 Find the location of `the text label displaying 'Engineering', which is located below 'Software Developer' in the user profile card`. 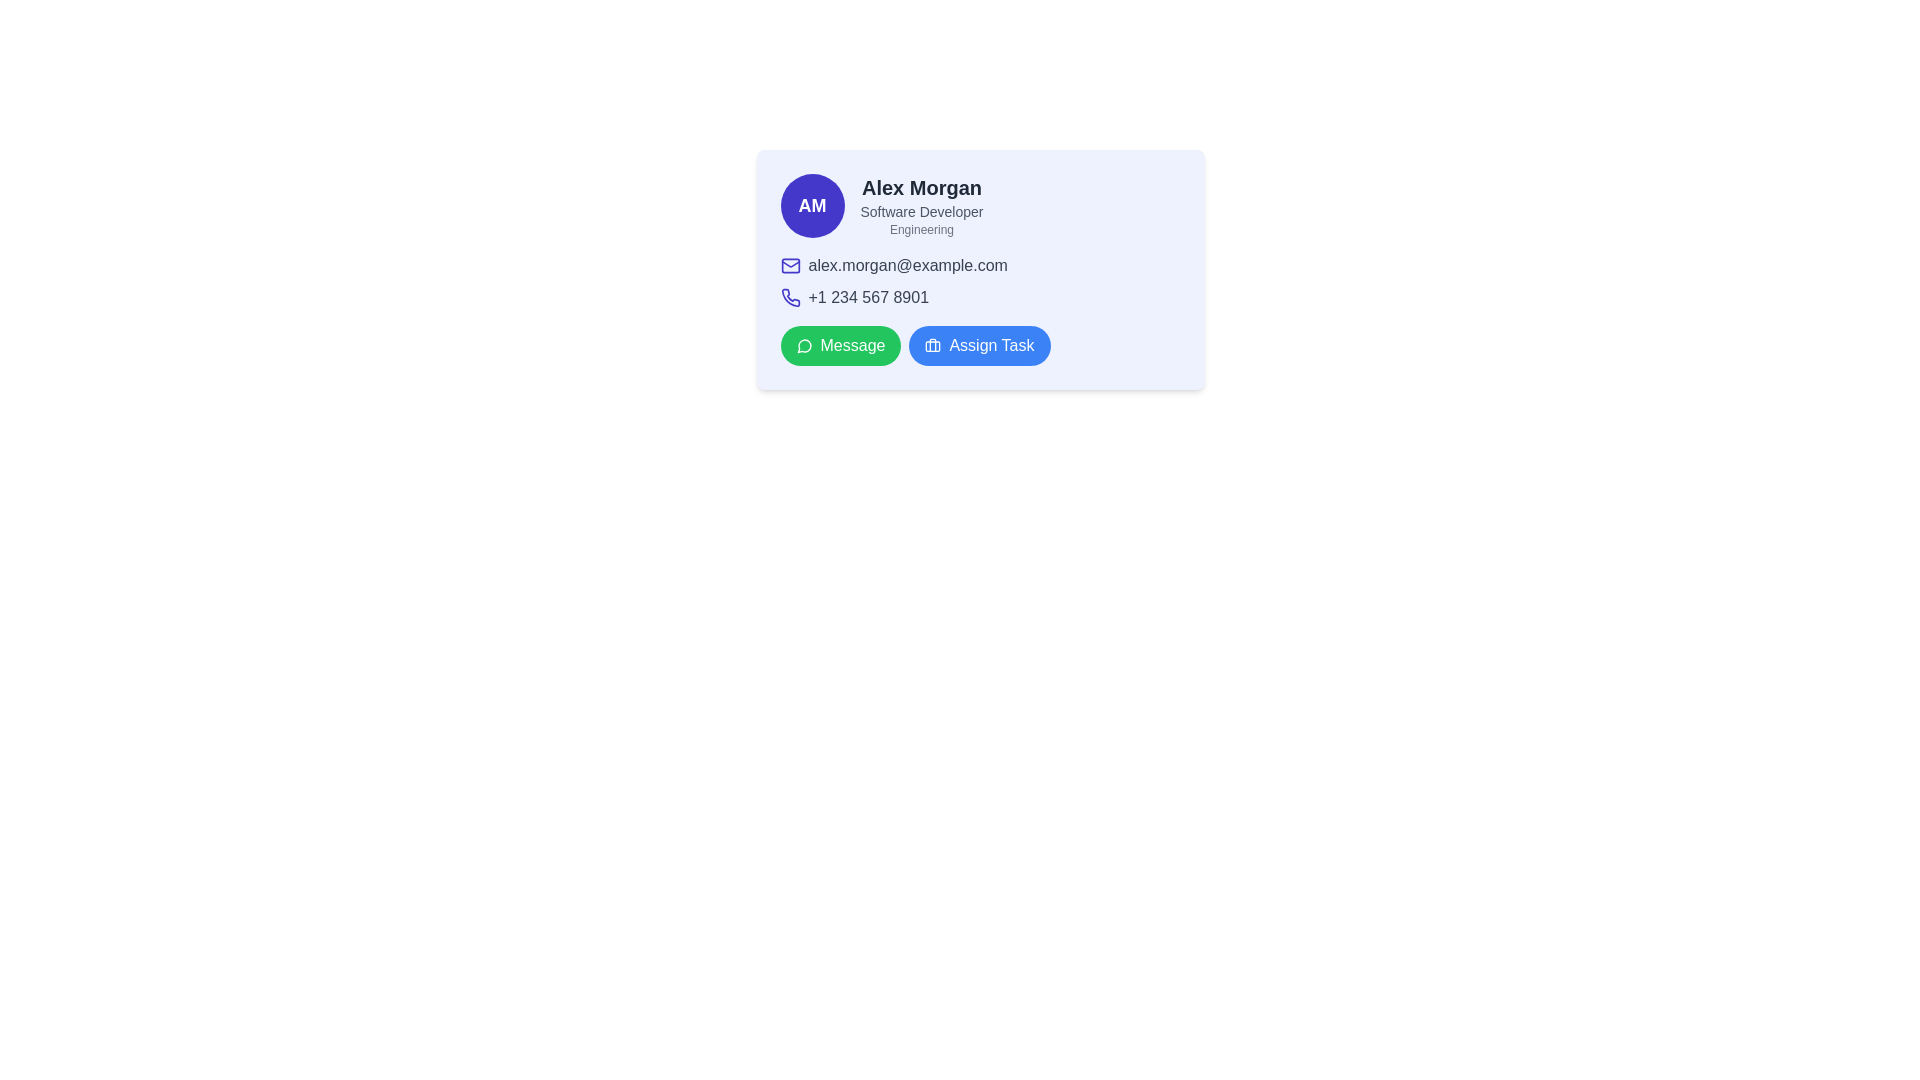

the text label displaying 'Engineering', which is located below 'Software Developer' in the user profile card is located at coordinates (920, 229).